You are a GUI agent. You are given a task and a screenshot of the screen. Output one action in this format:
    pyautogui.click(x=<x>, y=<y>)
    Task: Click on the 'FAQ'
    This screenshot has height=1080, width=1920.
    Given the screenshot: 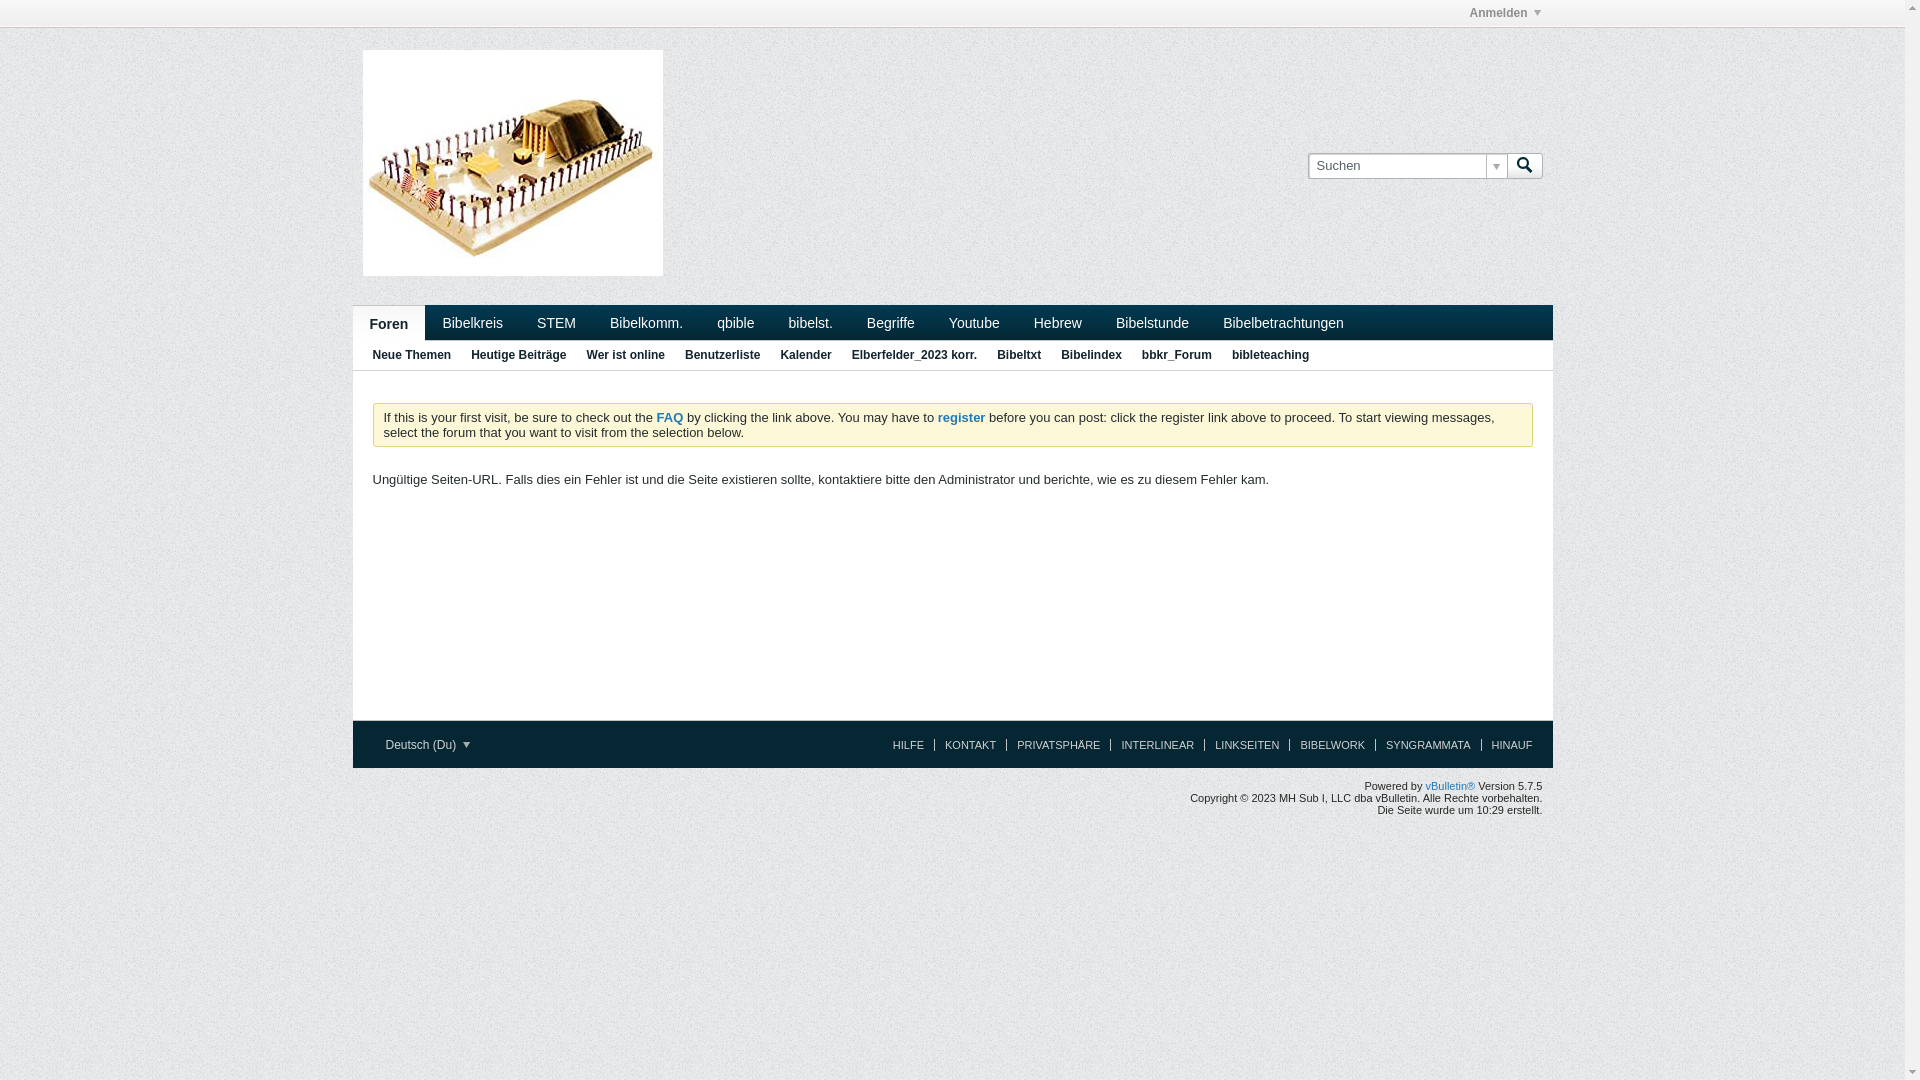 What is the action you would take?
    pyautogui.click(x=670, y=416)
    